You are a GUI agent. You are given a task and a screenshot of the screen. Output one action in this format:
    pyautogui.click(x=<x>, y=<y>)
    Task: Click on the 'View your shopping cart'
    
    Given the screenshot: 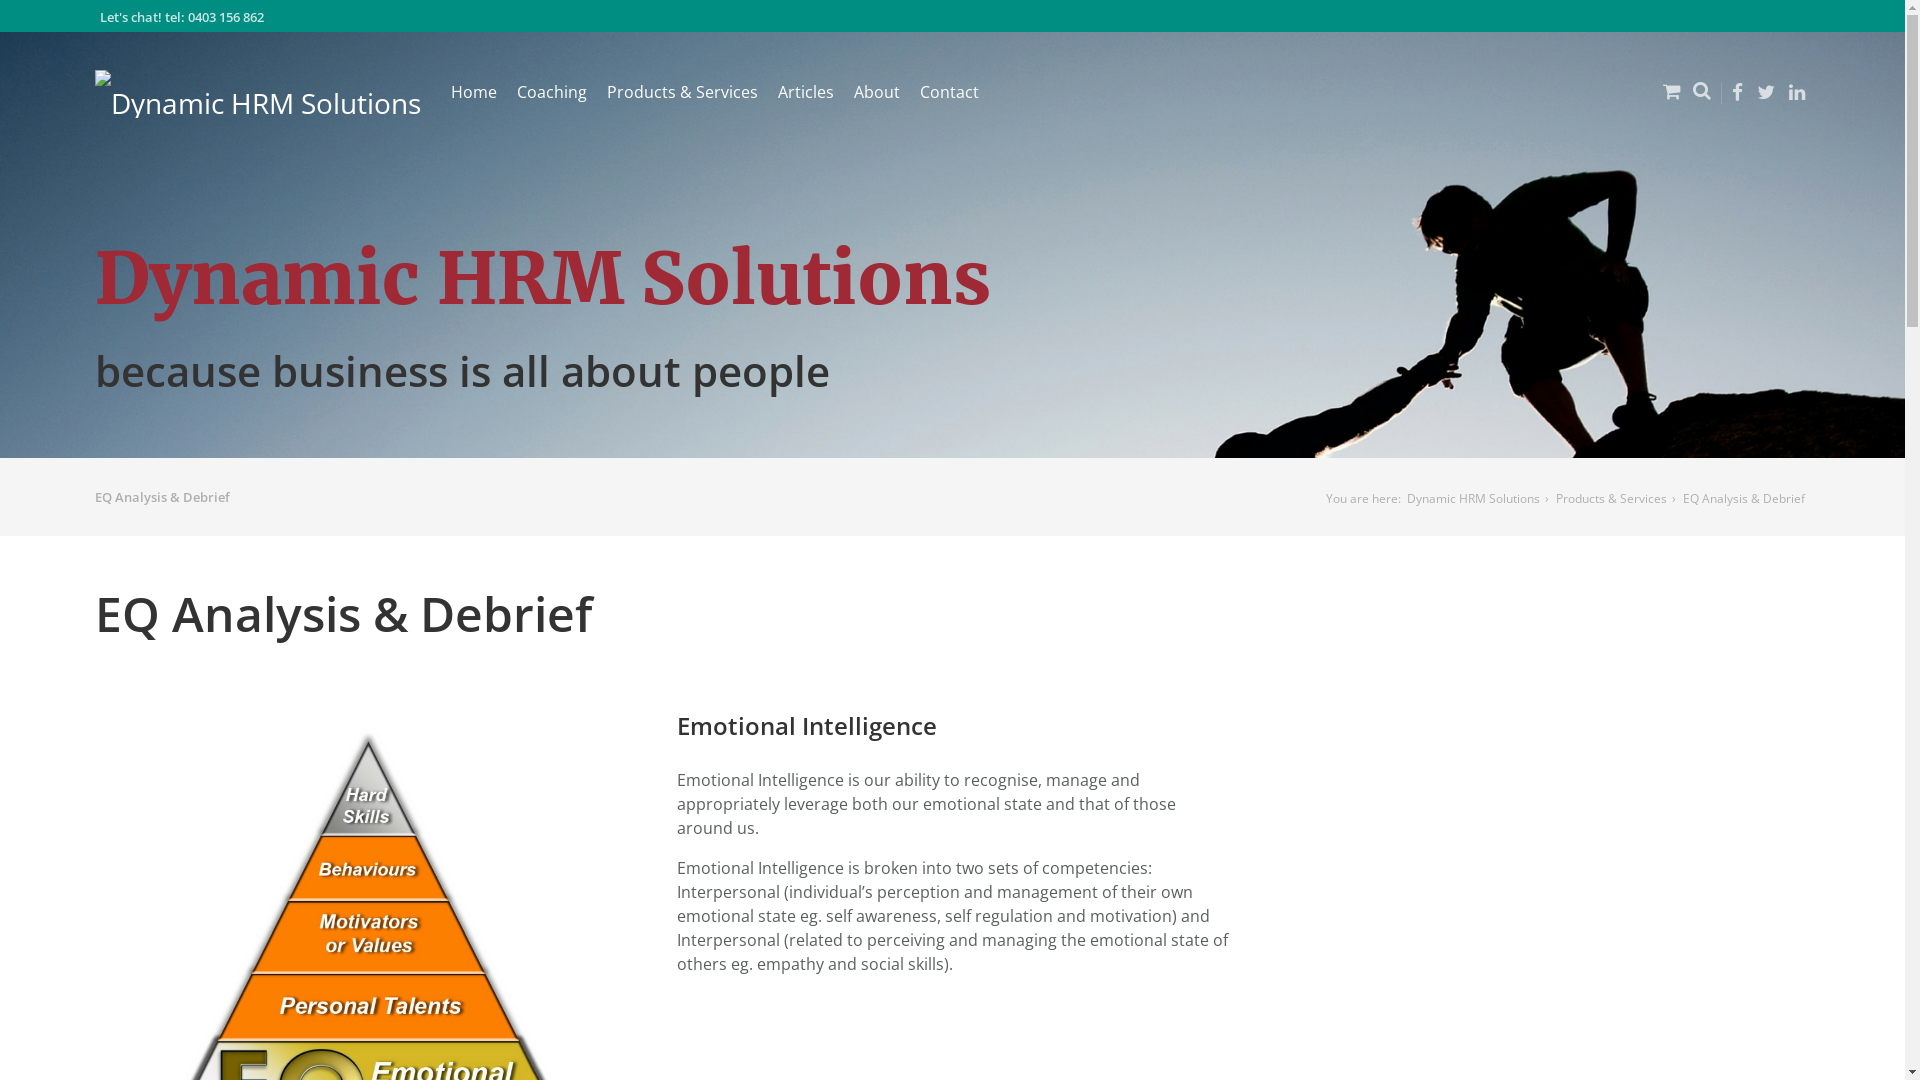 What is the action you would take?
    pyautogui.click(x=1646, y=106)
    